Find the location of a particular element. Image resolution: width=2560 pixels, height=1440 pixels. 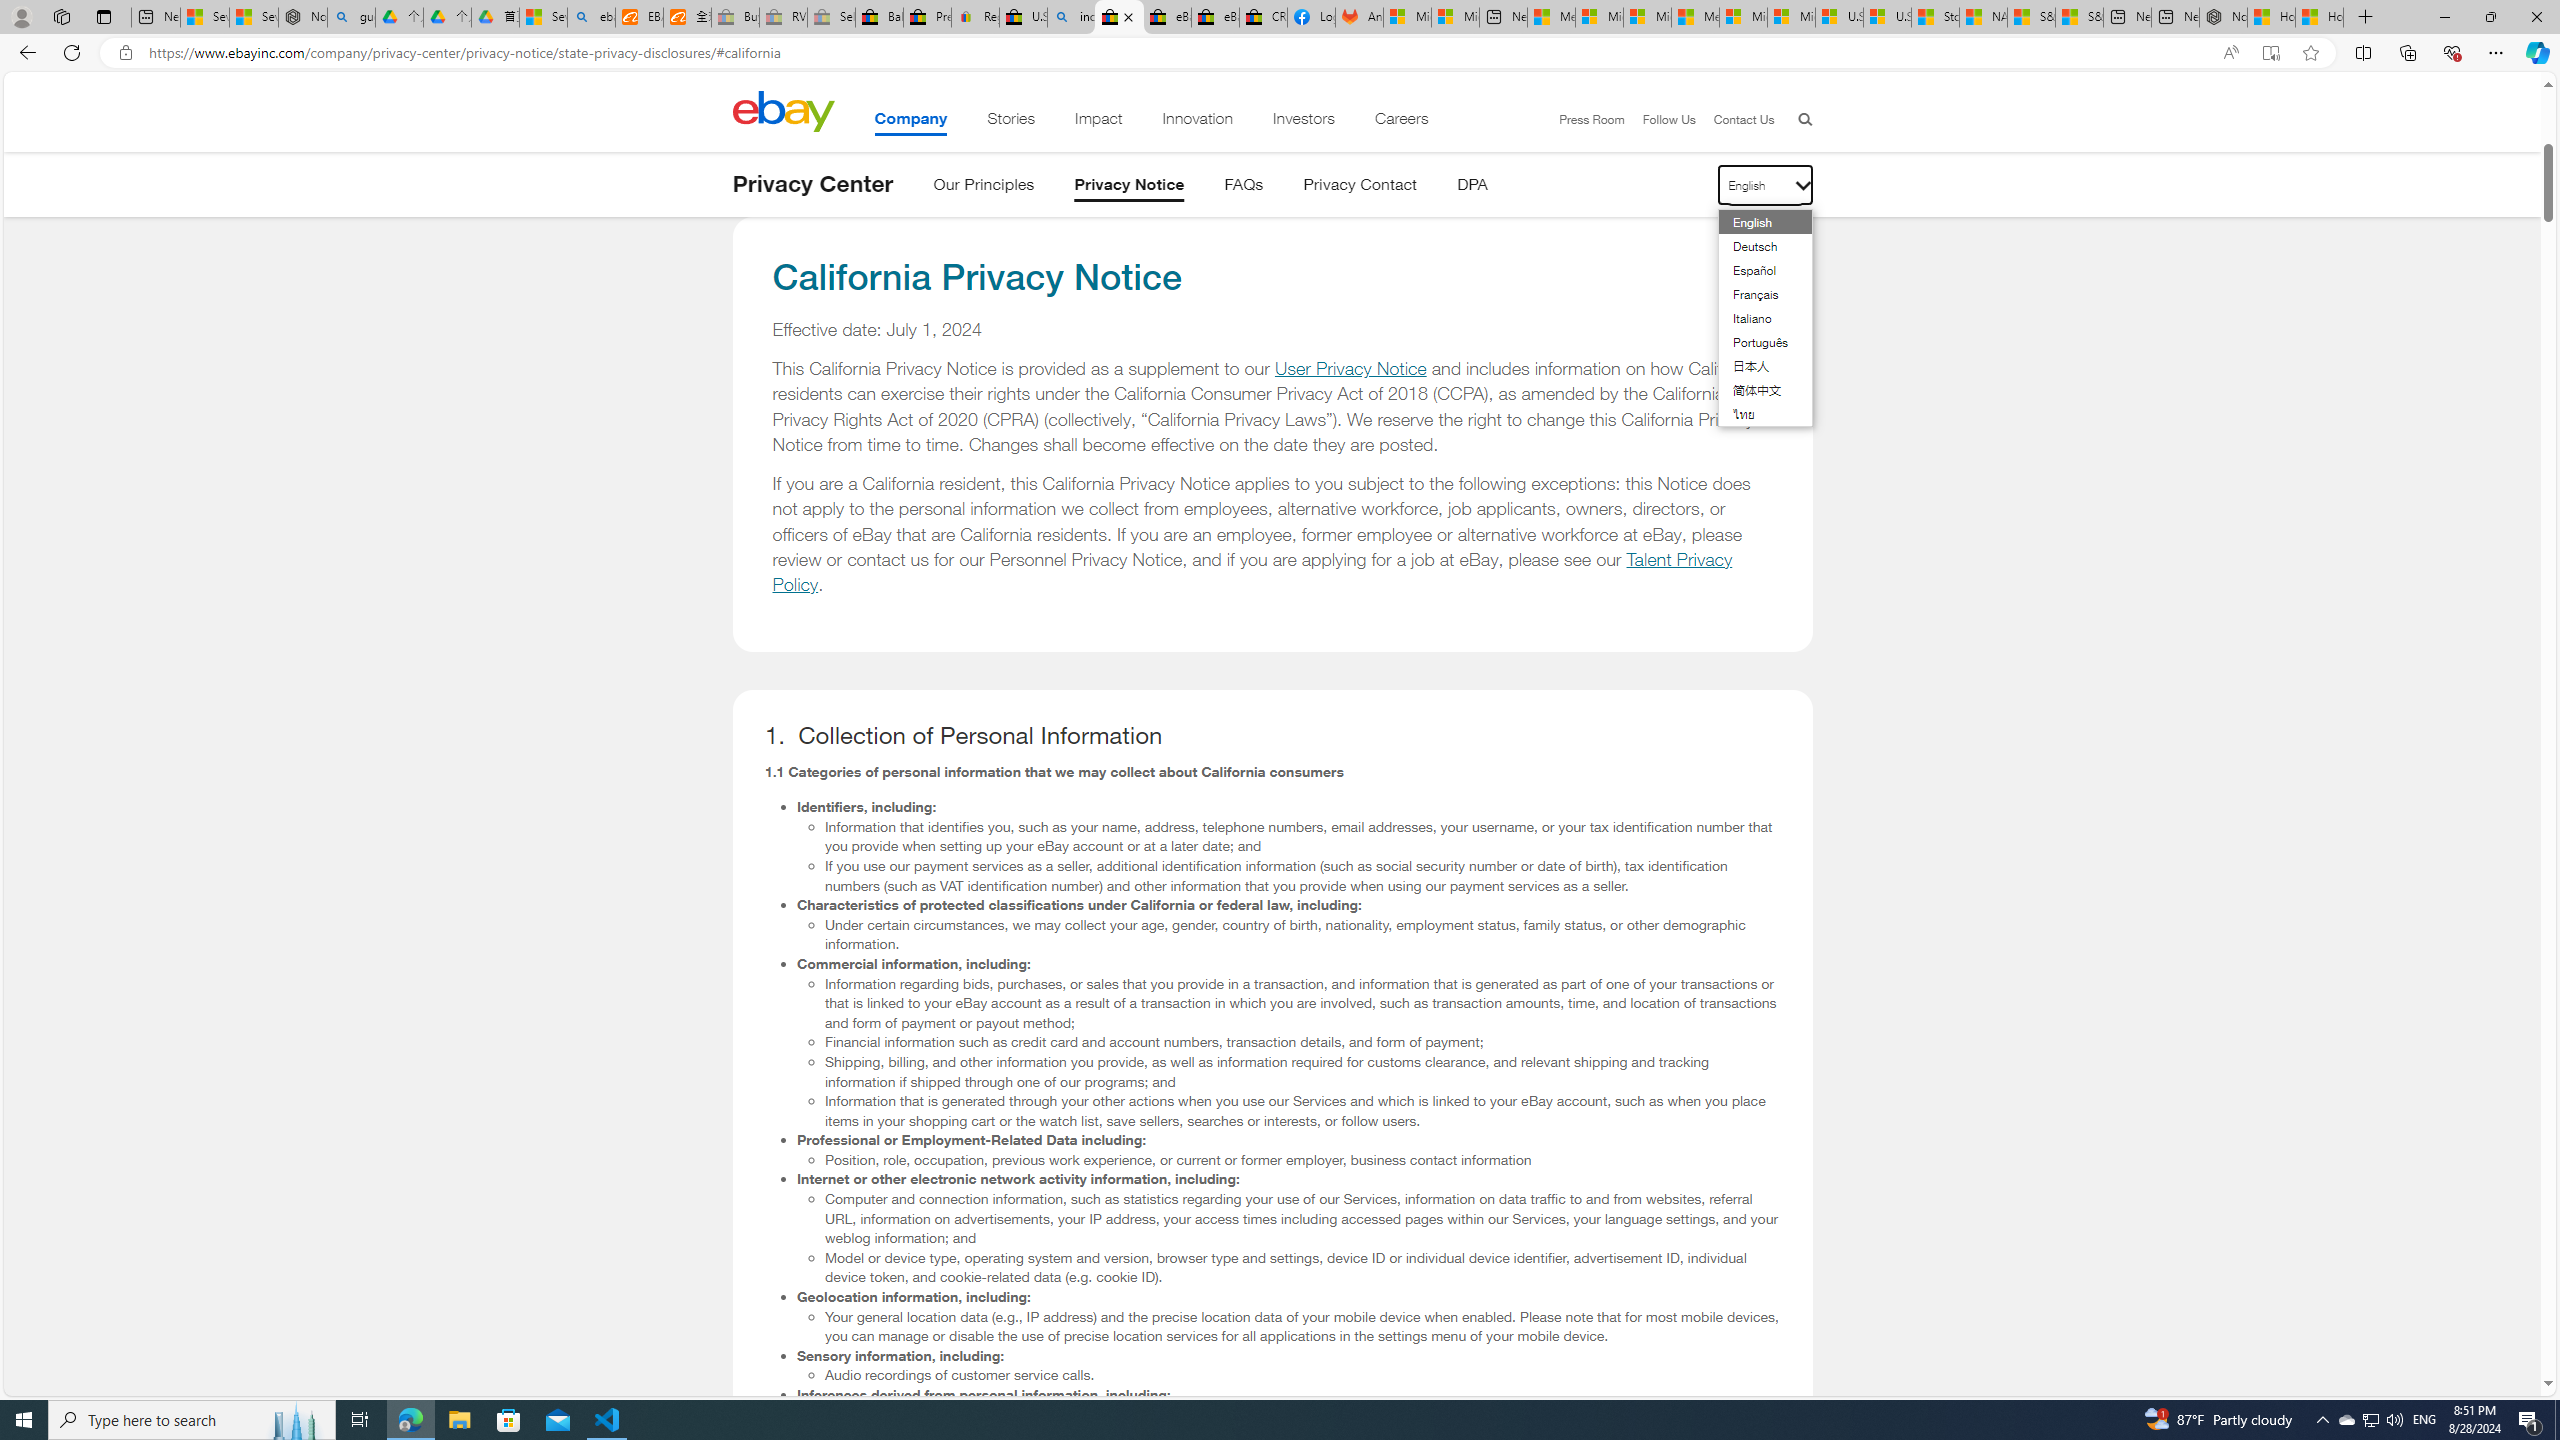

'Back' is located at coordinates (24, 51).